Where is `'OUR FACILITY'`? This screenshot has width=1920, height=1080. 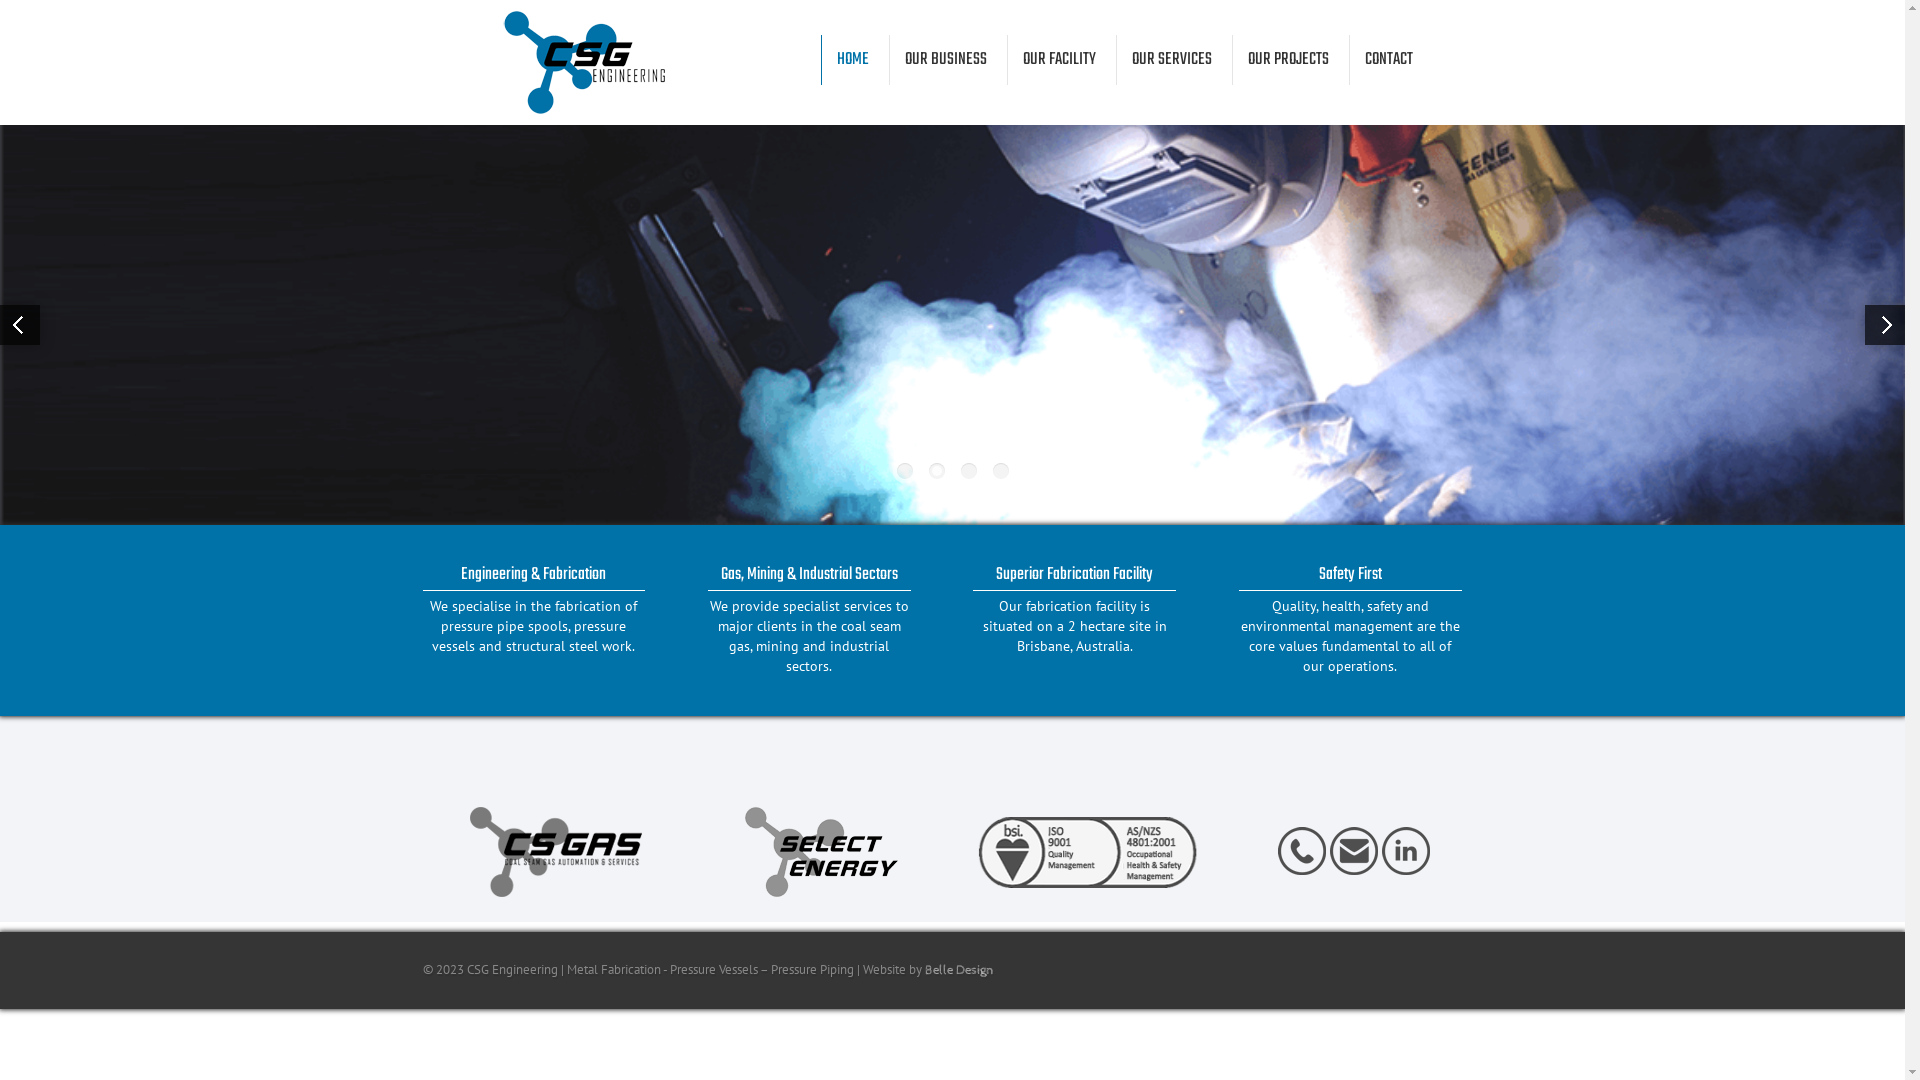
'OUR FACILITY' is located at coordinates (1057, 59).